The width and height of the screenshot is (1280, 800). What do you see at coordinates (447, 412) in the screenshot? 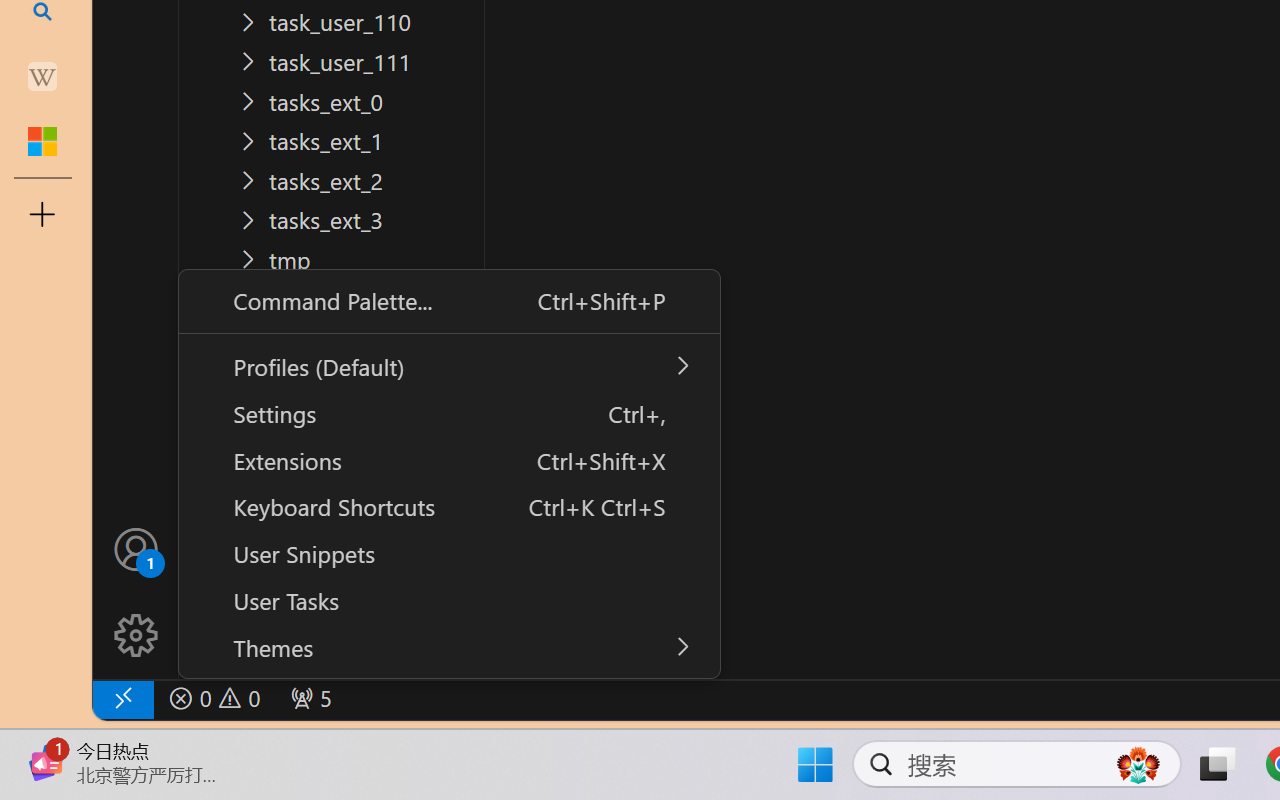
I see `'Settings Ctrl+,'` at bounding box center [447, 412].